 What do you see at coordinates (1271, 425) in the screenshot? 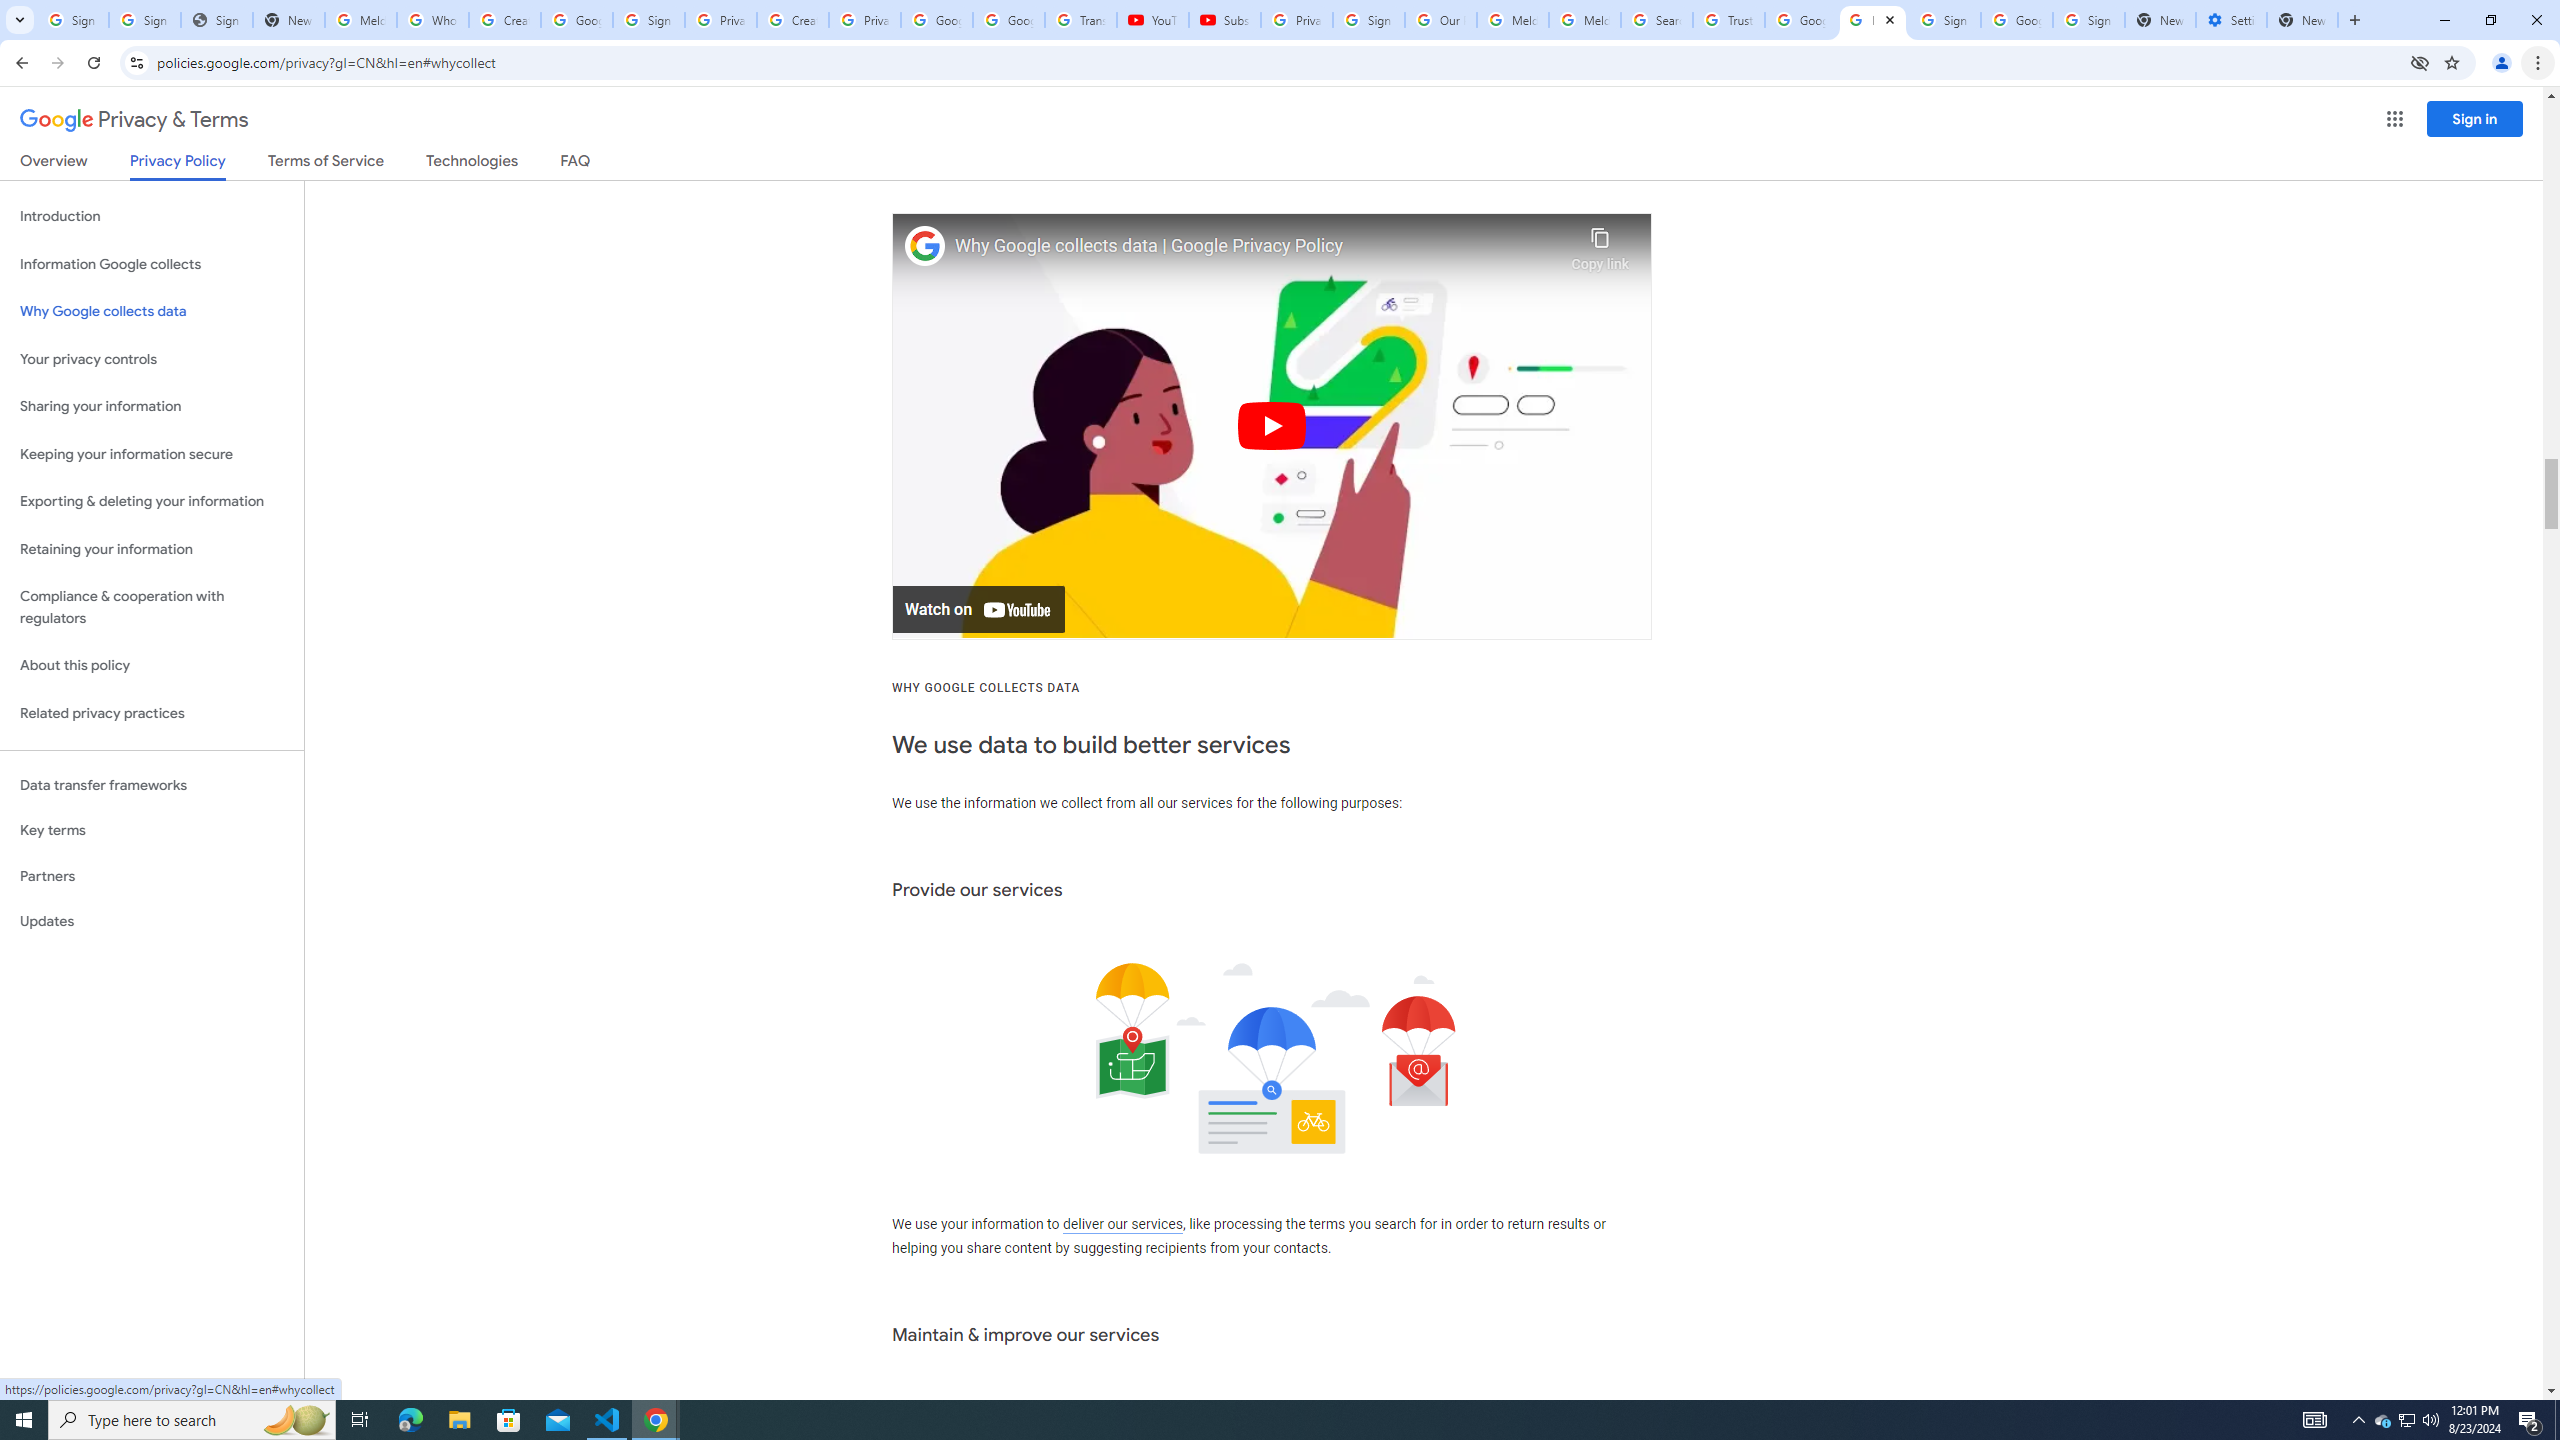
I see `'Play'` at bounding box center [1271, 425].